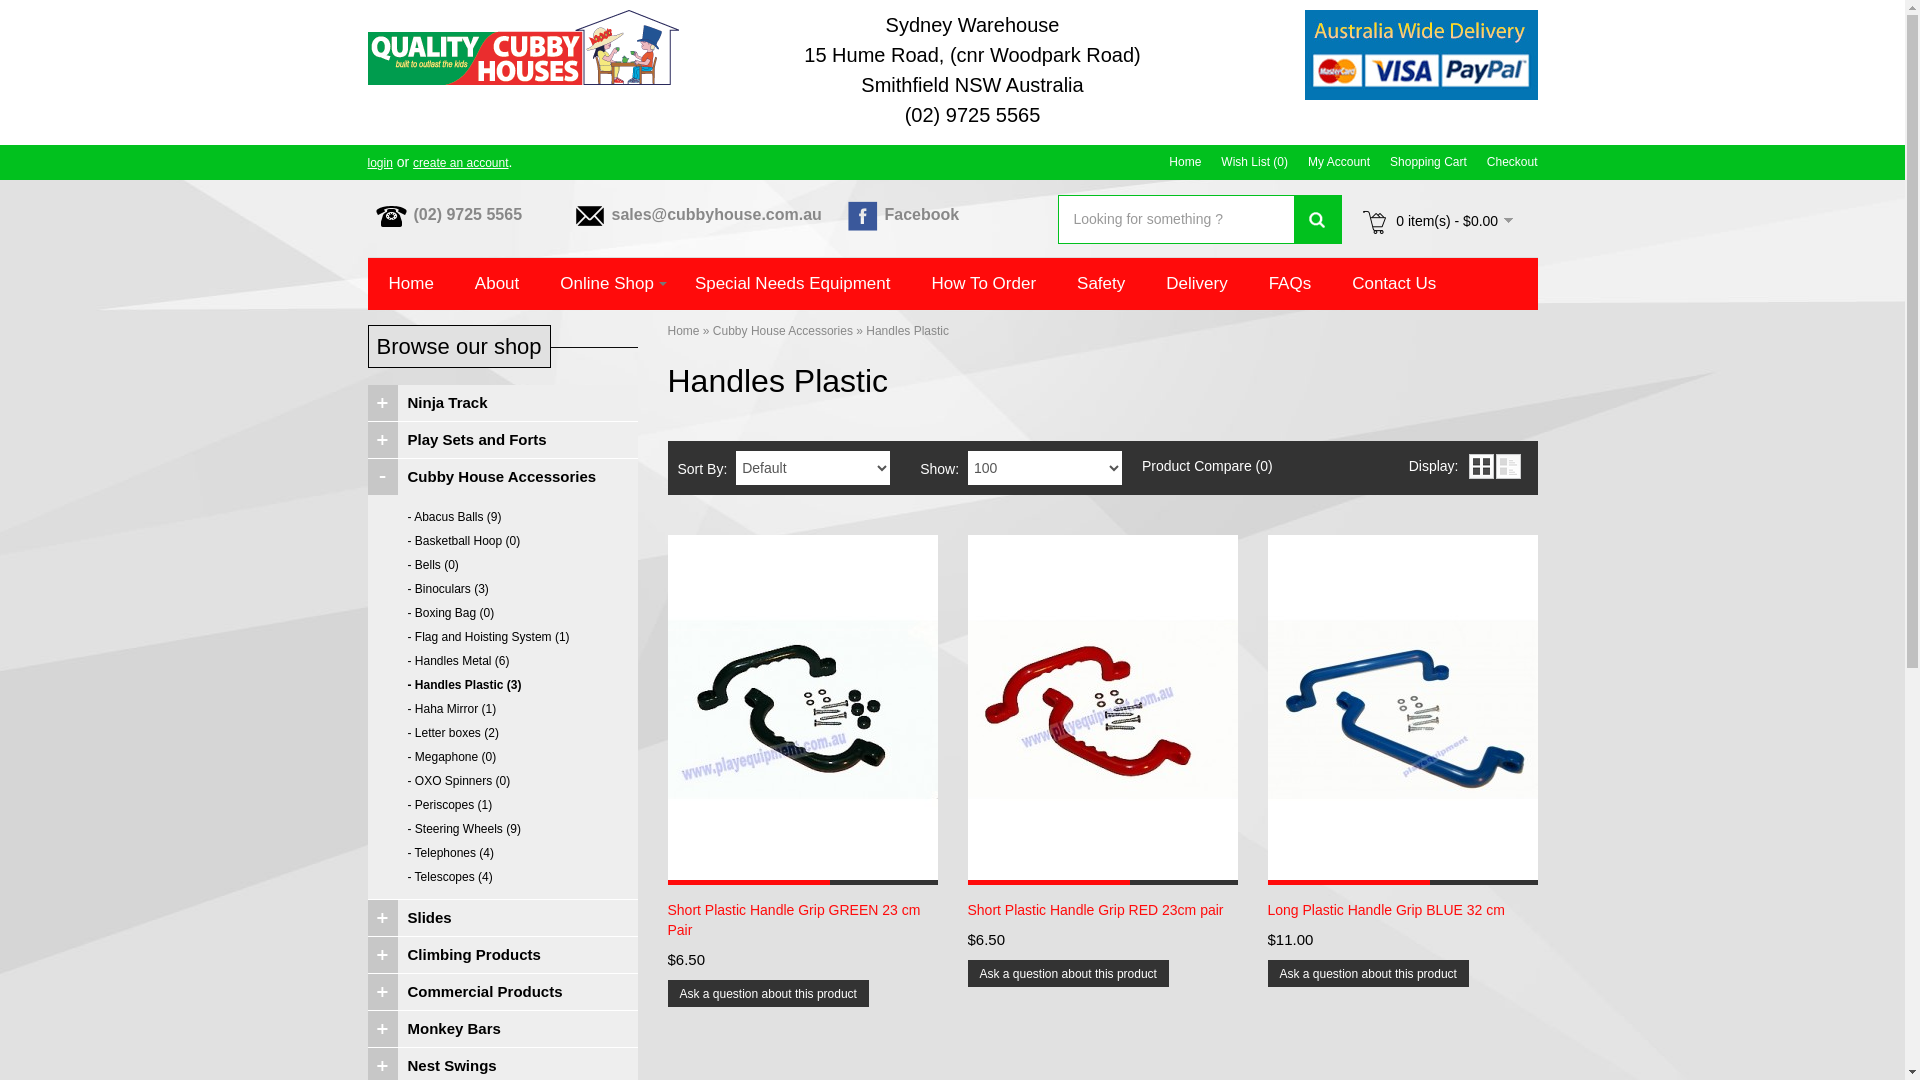 The height and width of the screenshot is (1080, 1920). What do you see at coordinates (792, 284) in the screenshot?
I see `'Special Needs Equipment'` at bounding box center [792, 284].